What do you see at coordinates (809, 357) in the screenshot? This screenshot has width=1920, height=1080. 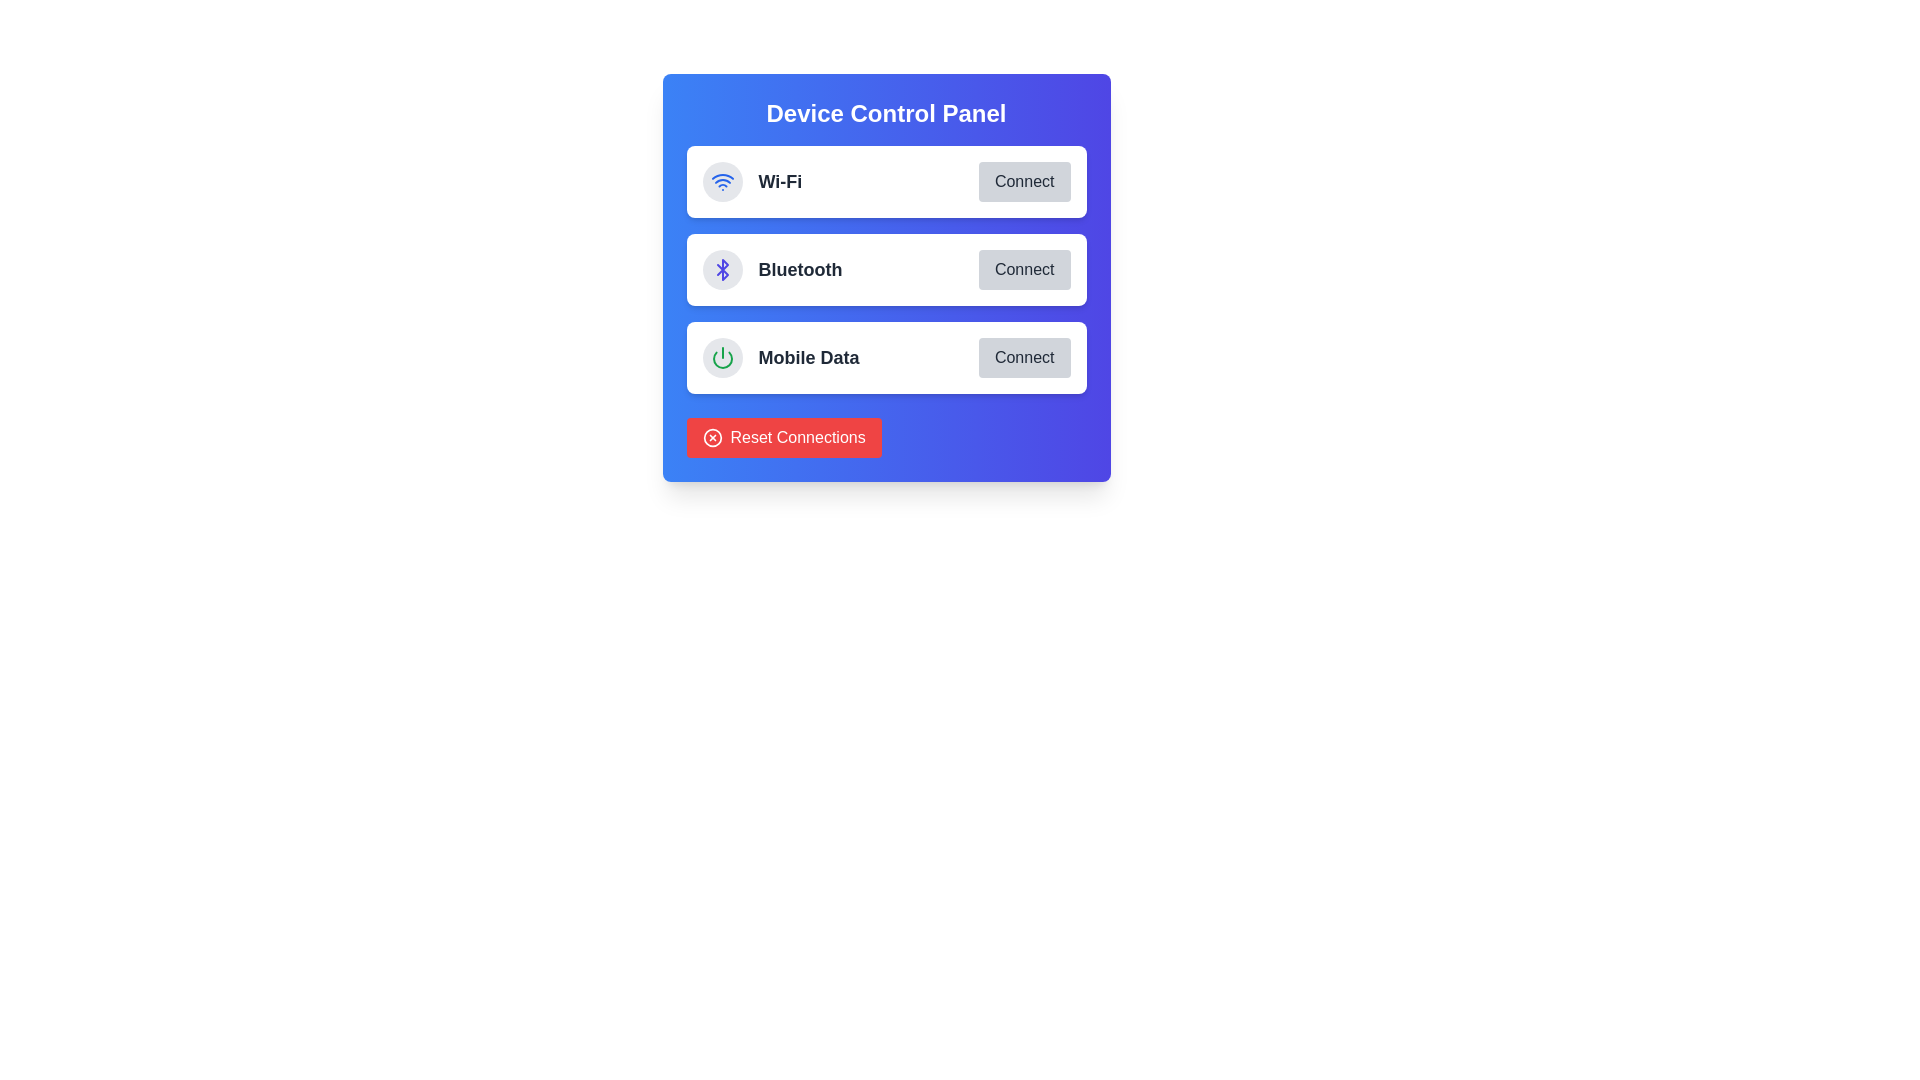 I see `the 'Mobile Data' text label in the control panel, which is located in the third row of options and is immediately to the right of the green power icon` at bounding box center [809, 357].